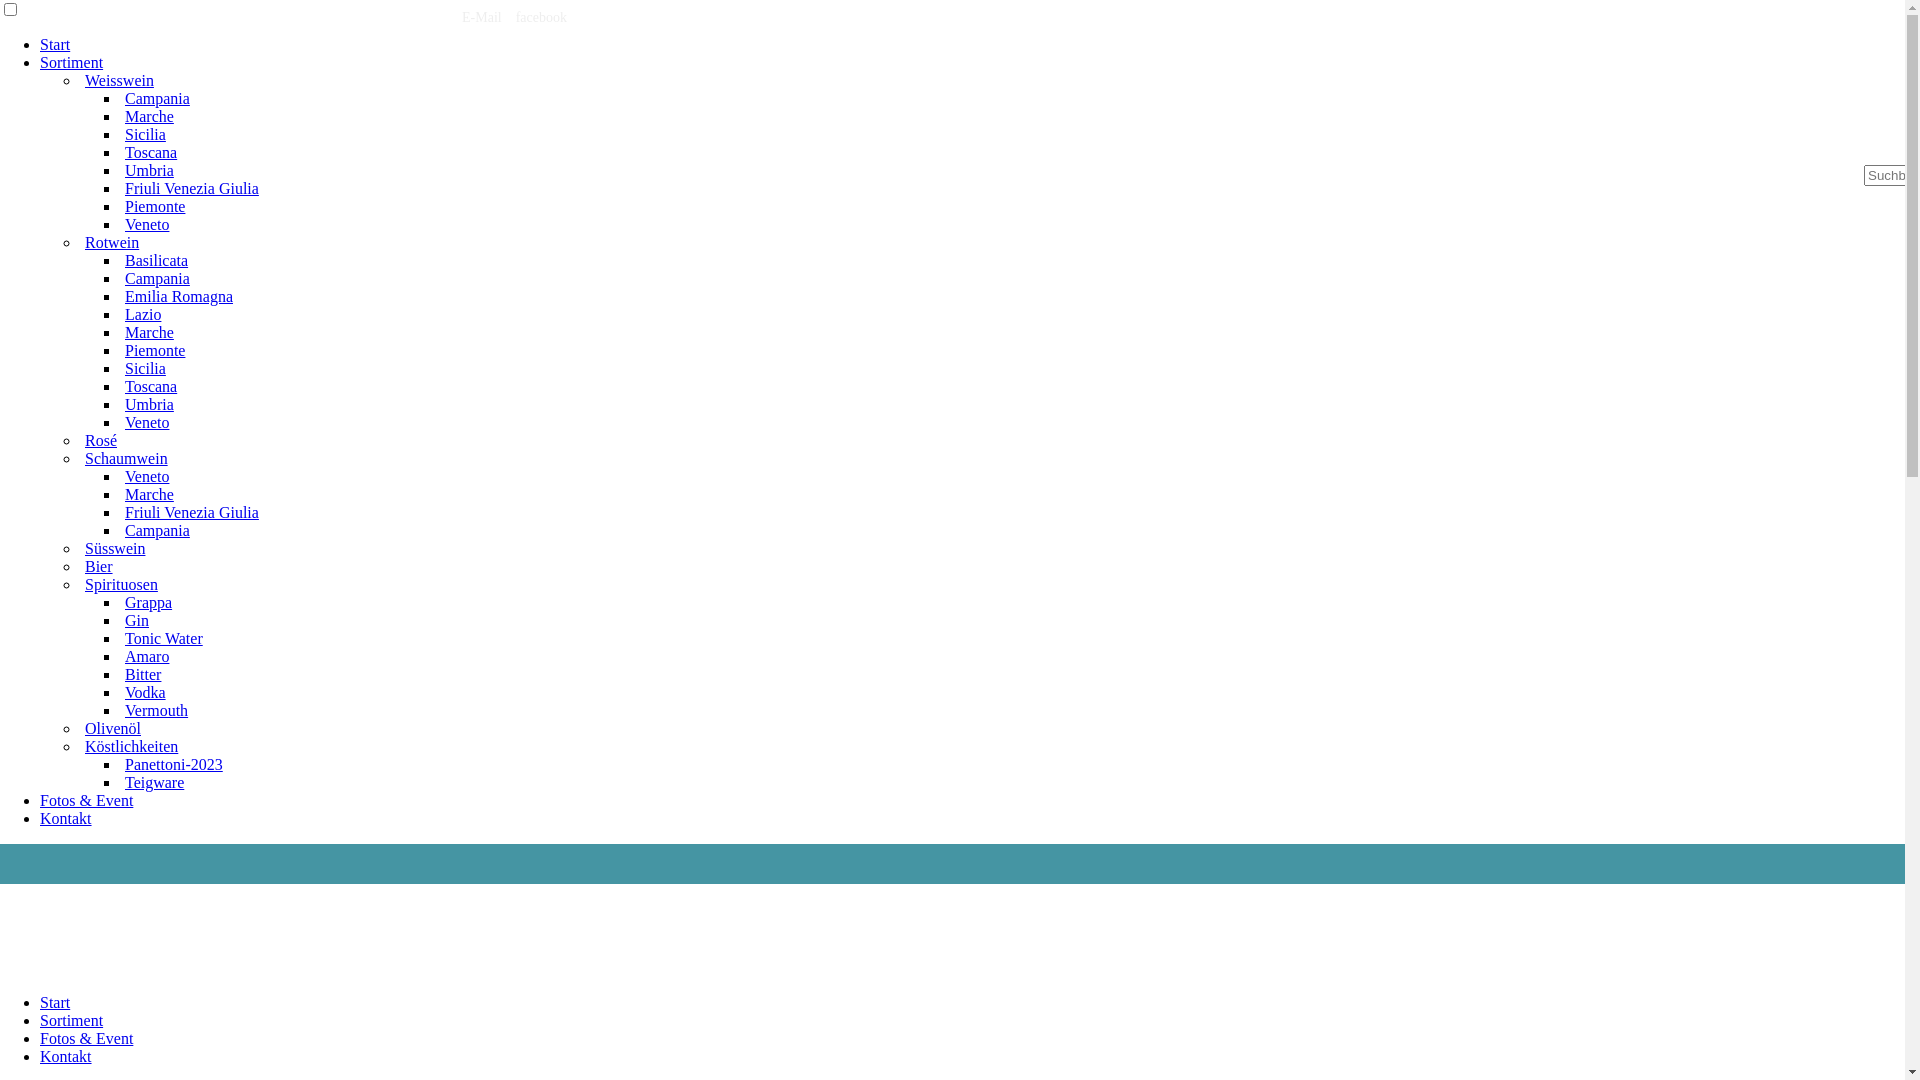 Image resolution: width=1920 pixels, height=1080 pixels. I want to click on 'Bier', so click(98, 566).